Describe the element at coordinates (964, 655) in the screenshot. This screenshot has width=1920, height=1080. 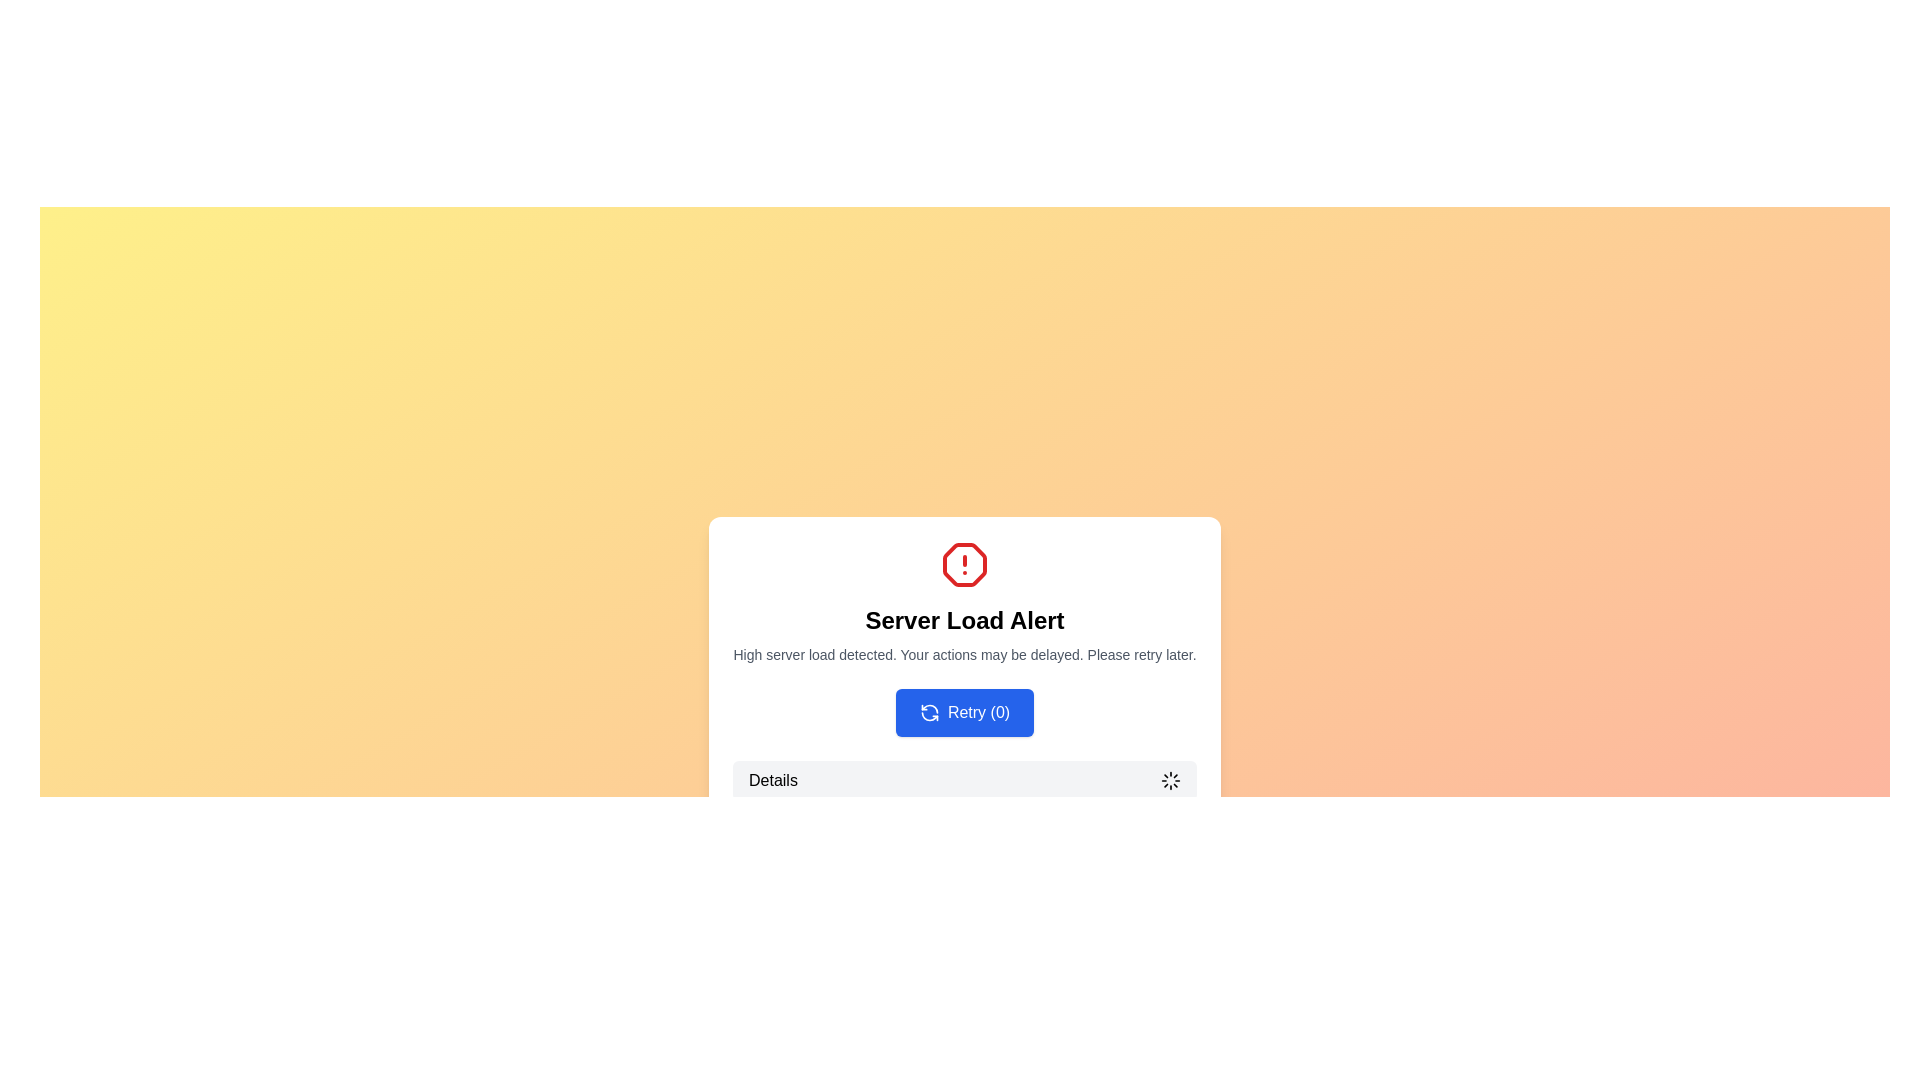
I see `the static text that delivers a cautionary message about potential delays in service due to high server load, positioned below the 'Server Load Alert' message` at that location.